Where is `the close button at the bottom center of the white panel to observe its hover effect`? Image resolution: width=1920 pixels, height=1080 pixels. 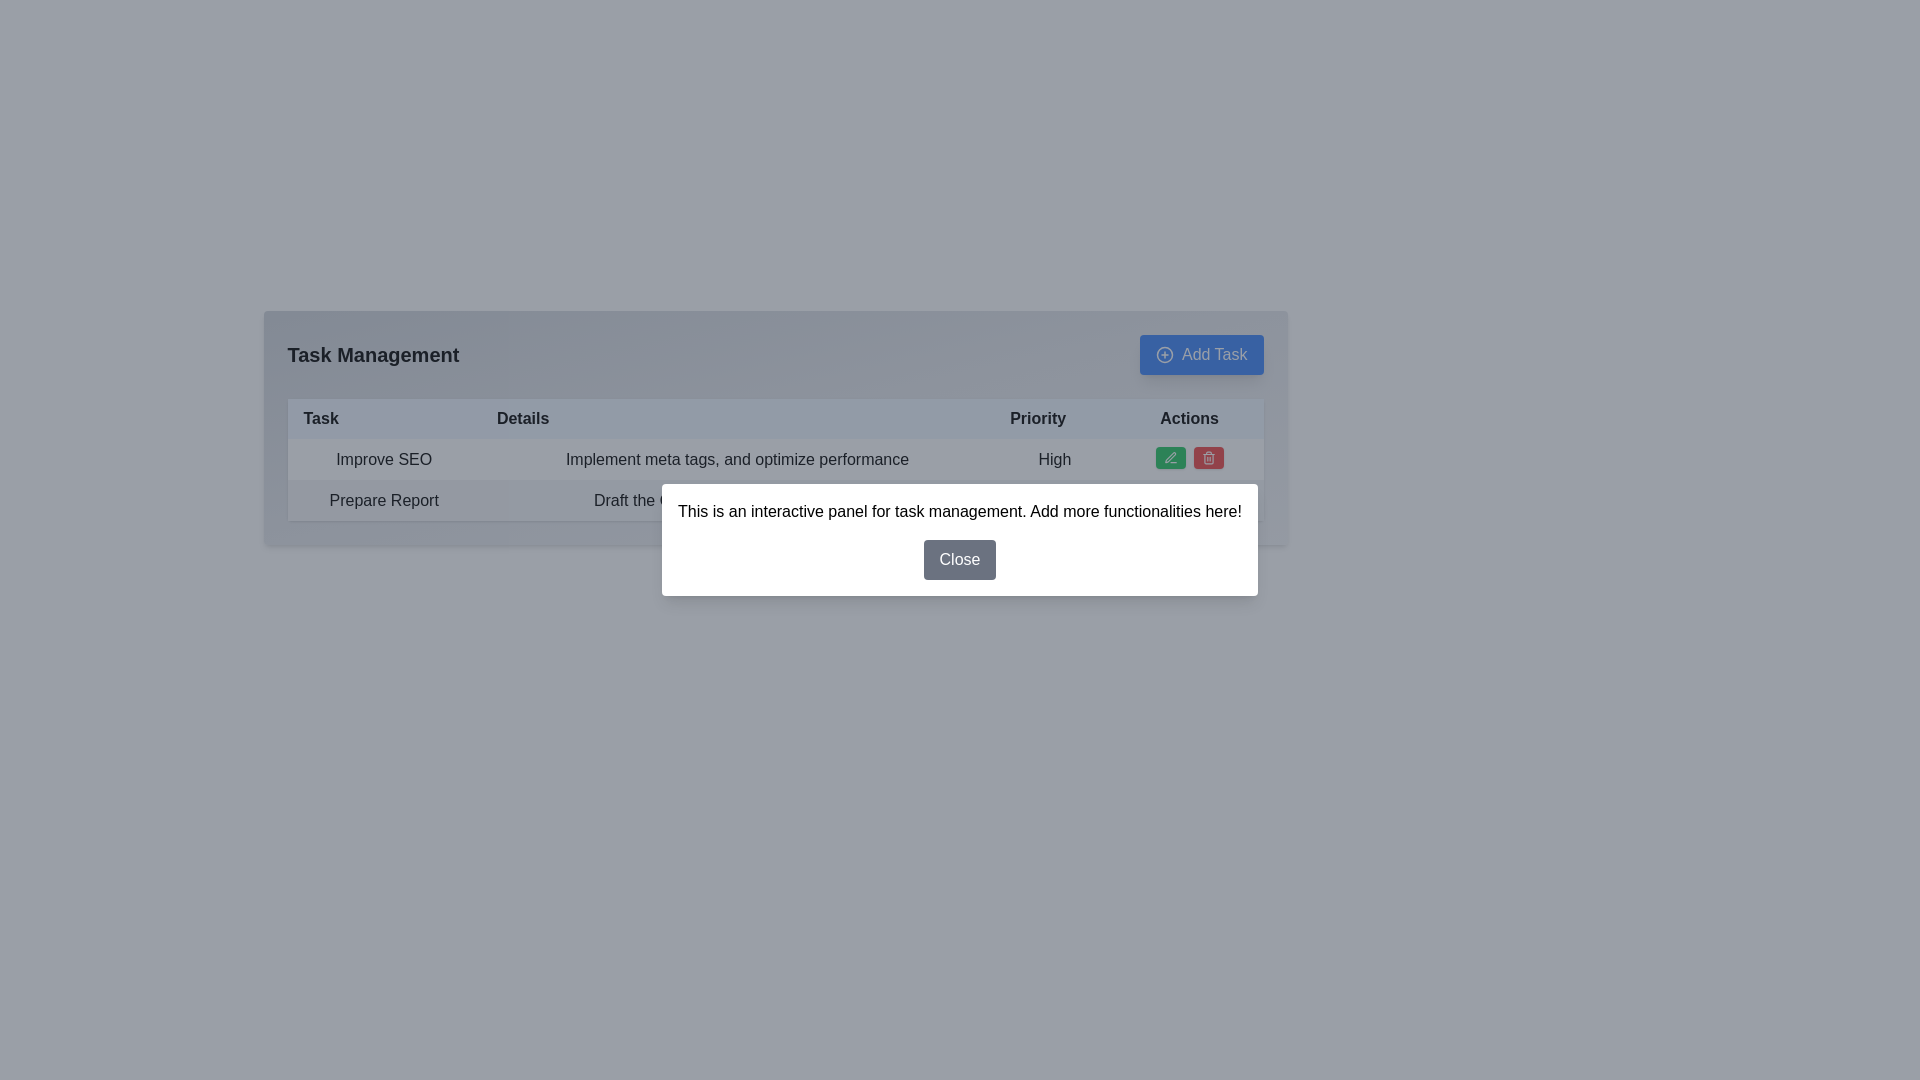
the close button at the bottom center of the white panel to observe its hover effect is located at coordinates (960, 559).